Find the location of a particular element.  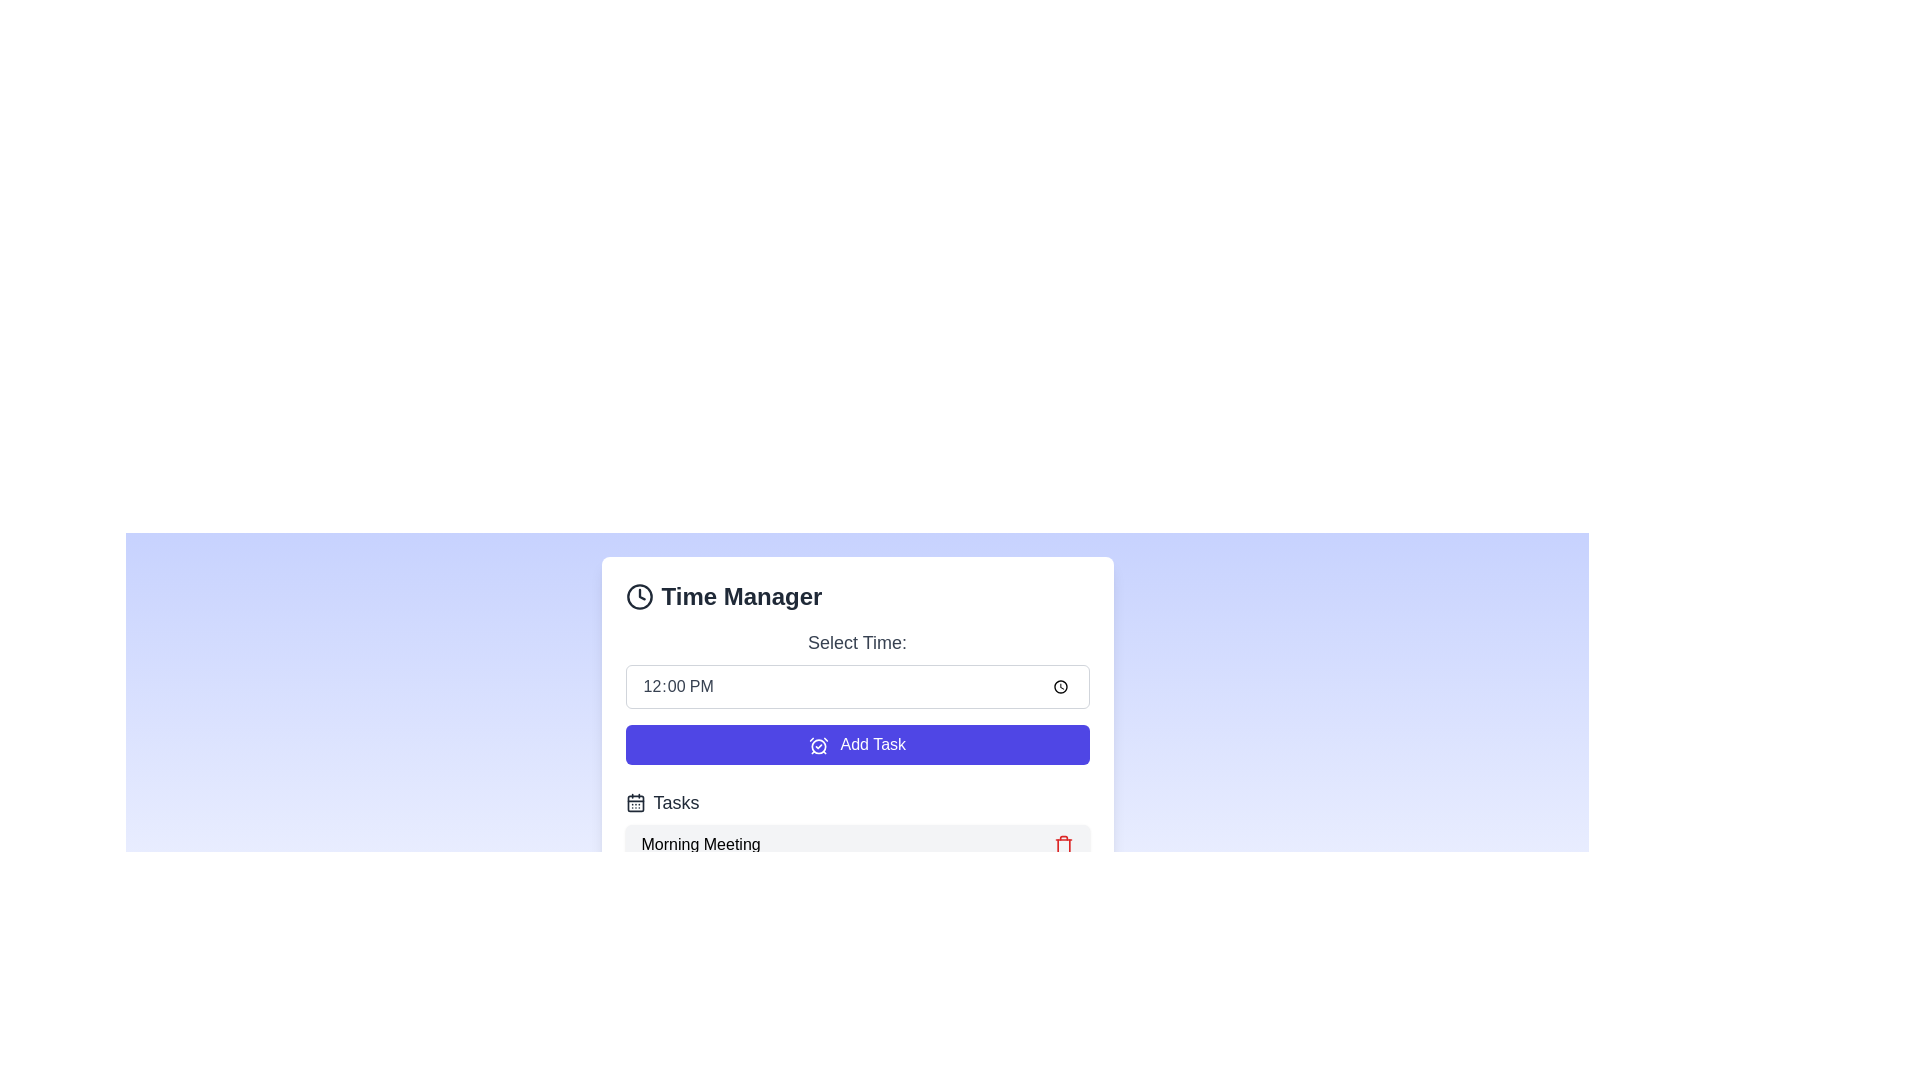

the 'Select Time:' text label, which is a bold, gray-colored label located above a time input field in the 'Time Manager' section of the application is located at coordinates (857, 643).